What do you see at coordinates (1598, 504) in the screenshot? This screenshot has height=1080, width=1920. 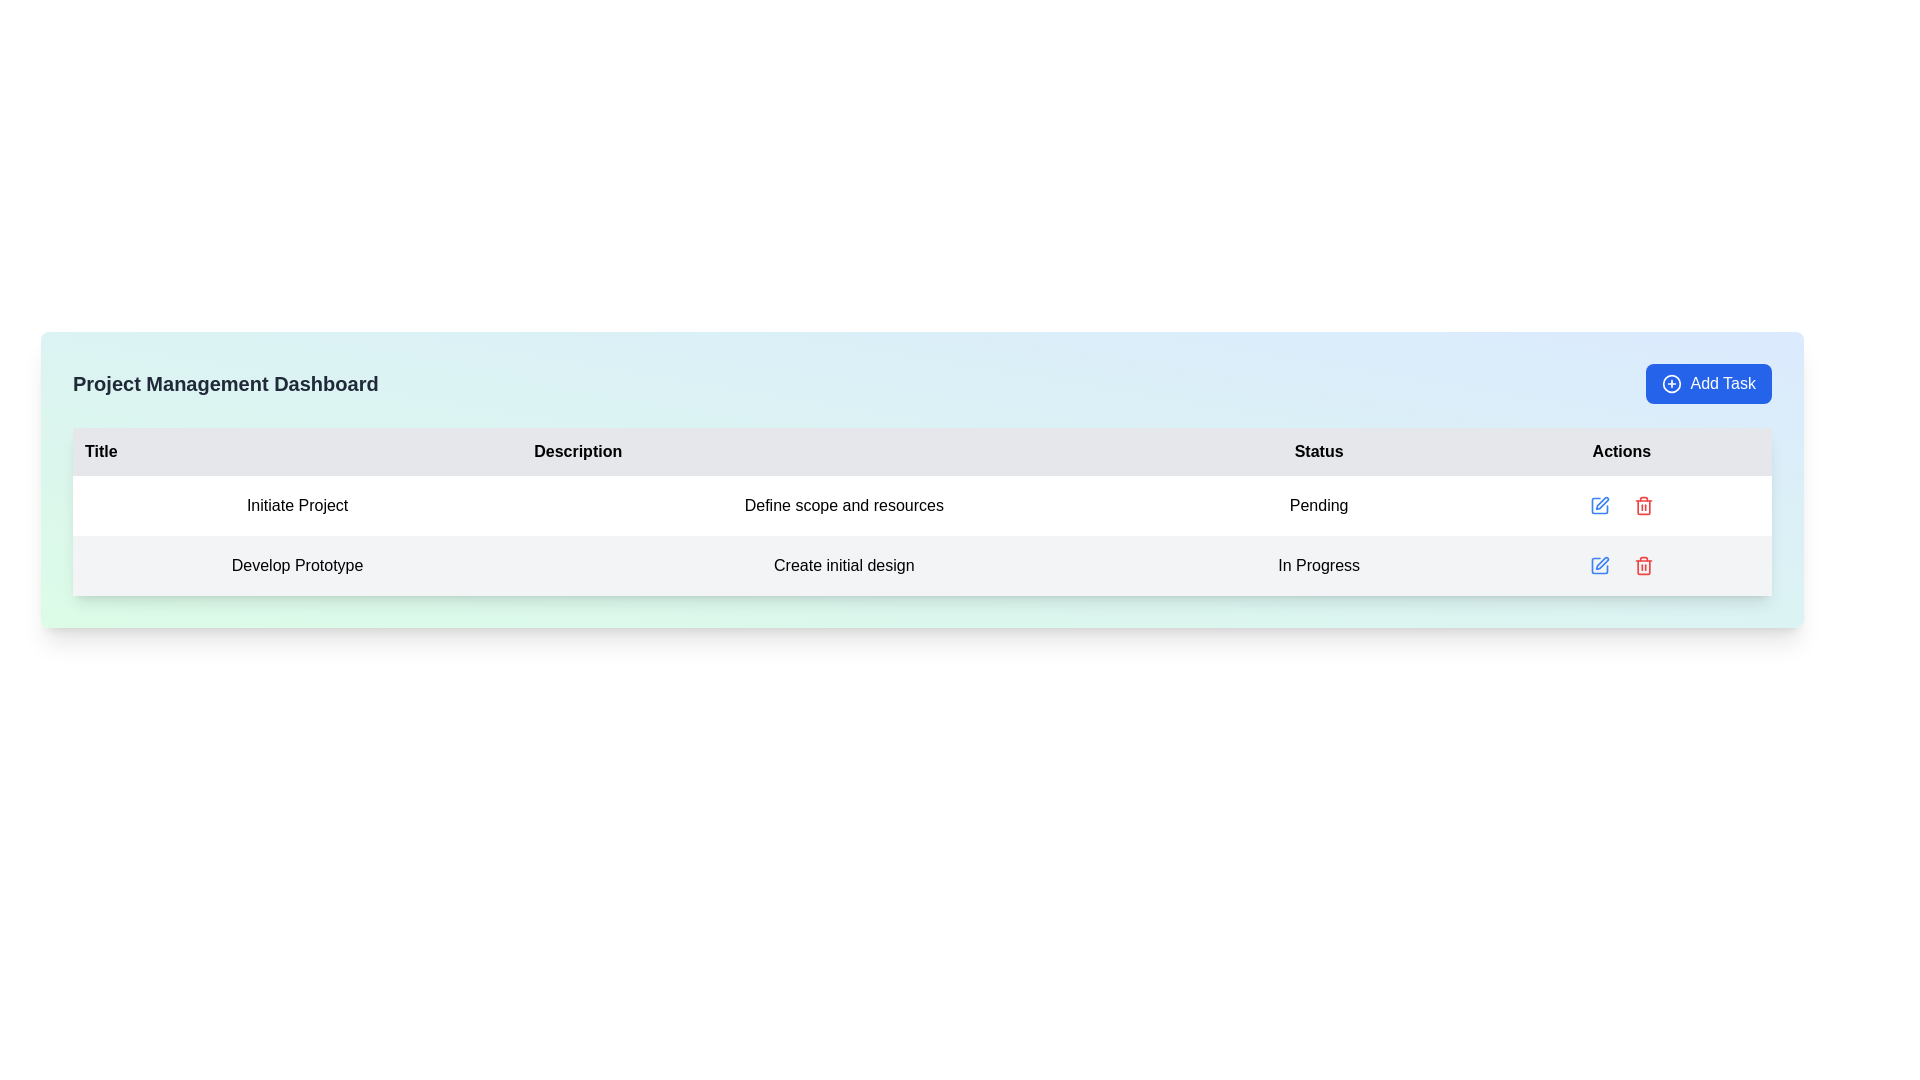 I see `the 'Edit' button located in the 'Actions' column of the first row of the table, next to the 'Pending' status` at bounding box center [1598, 504].